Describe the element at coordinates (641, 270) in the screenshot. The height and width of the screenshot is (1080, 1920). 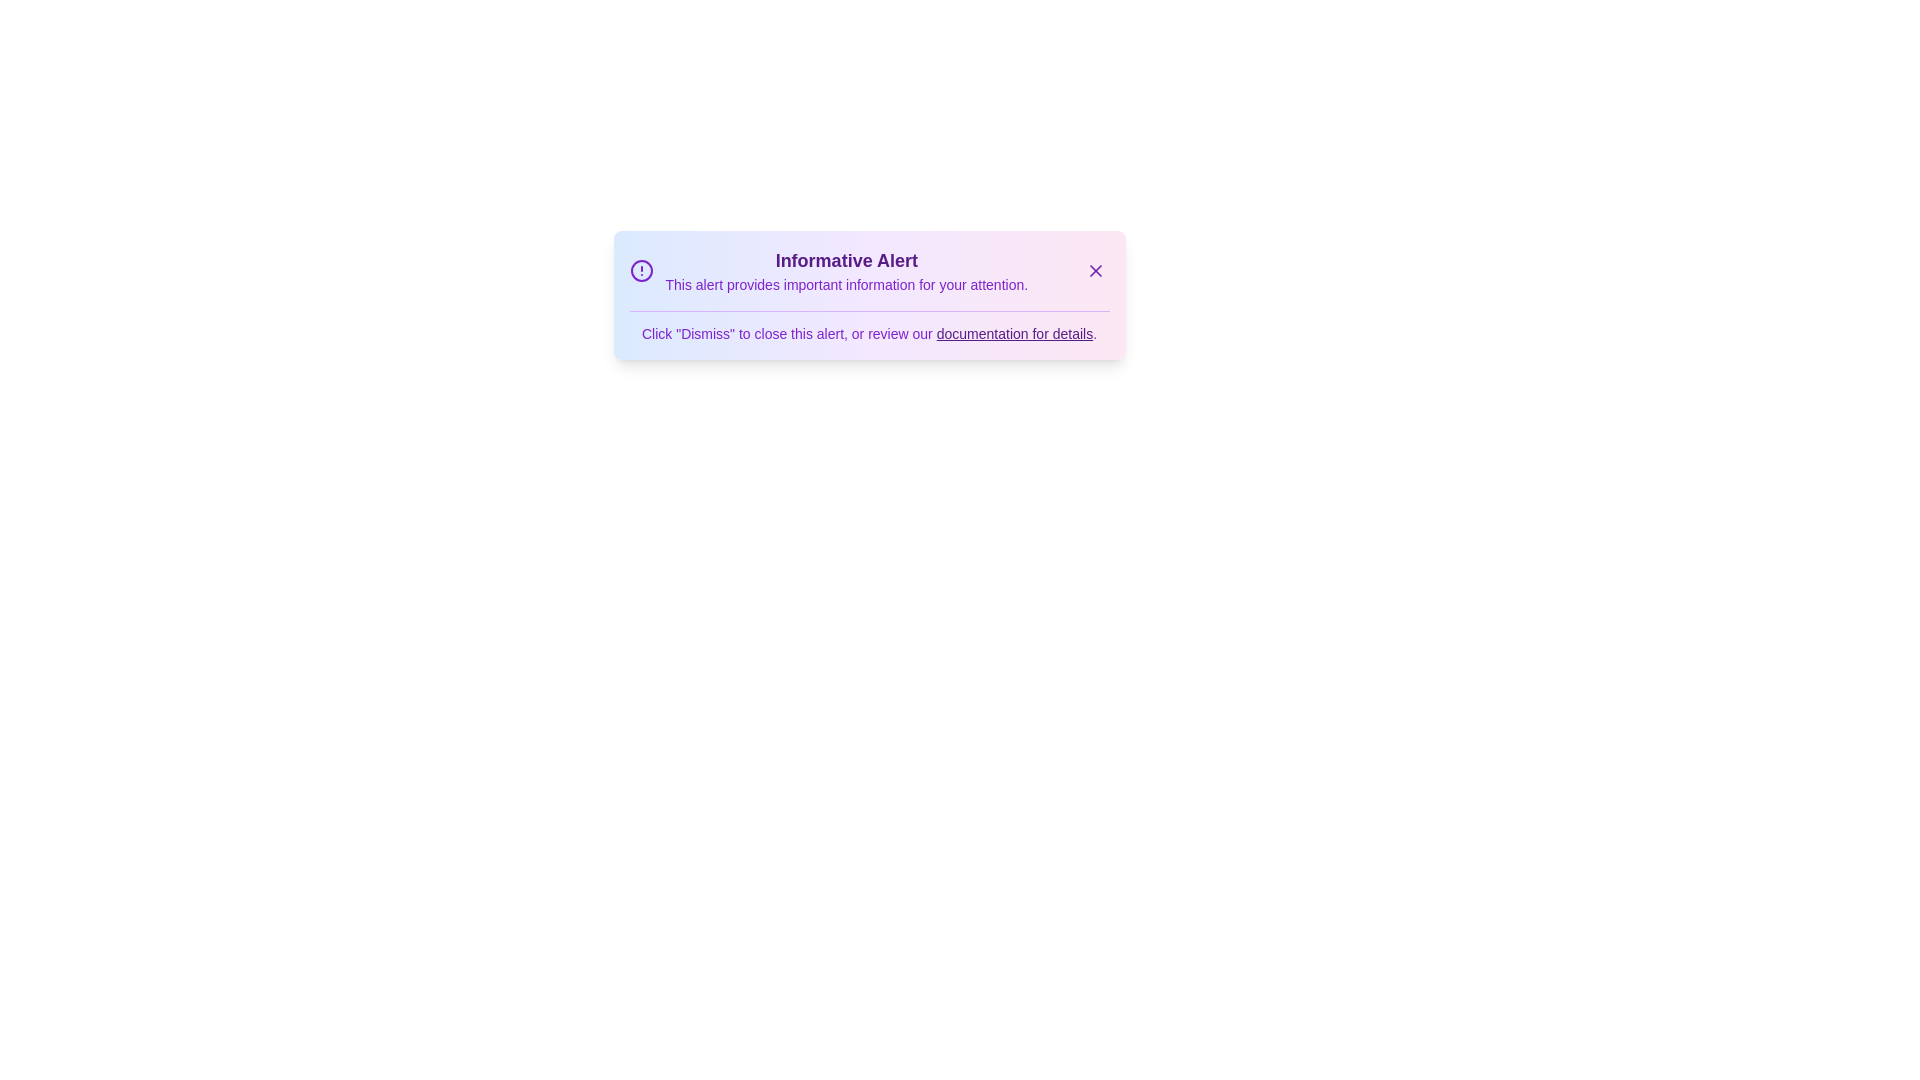
I see `the alert icon to inspect it or reveal additional information` at that location.